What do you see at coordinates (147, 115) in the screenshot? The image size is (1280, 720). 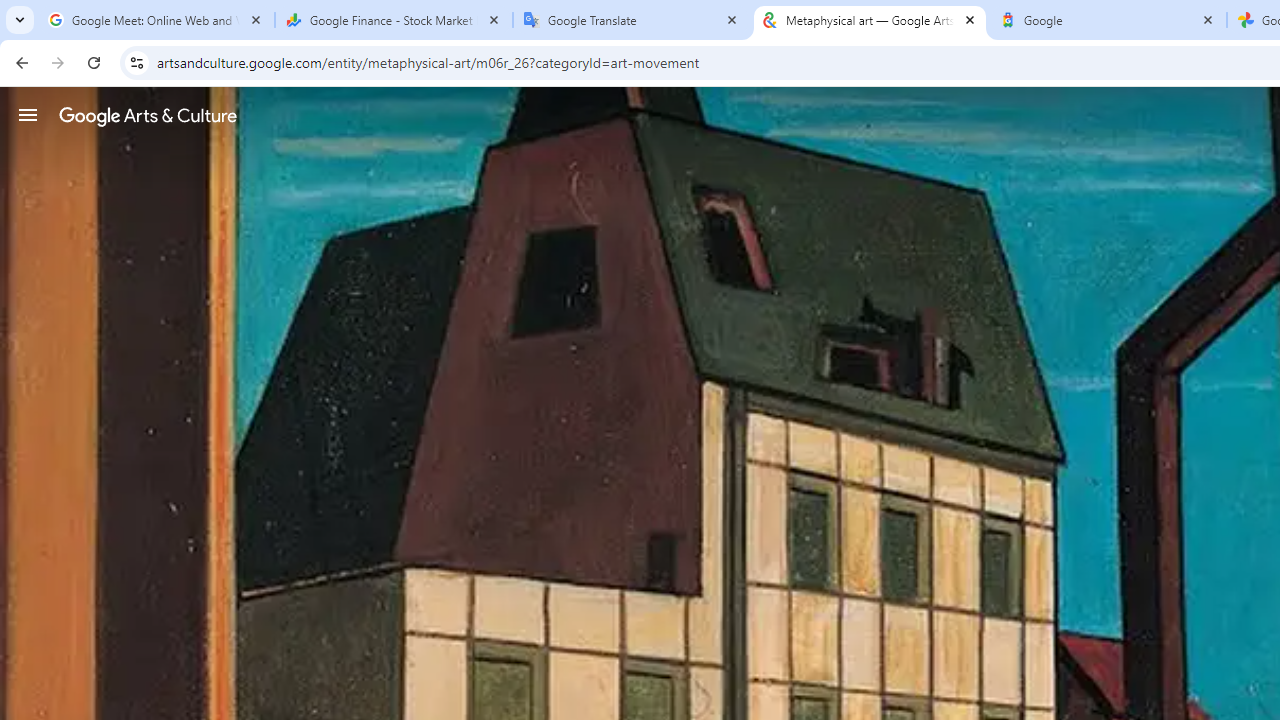 I see `'Google Arts & Culture'` at bounding box center [147, 115].